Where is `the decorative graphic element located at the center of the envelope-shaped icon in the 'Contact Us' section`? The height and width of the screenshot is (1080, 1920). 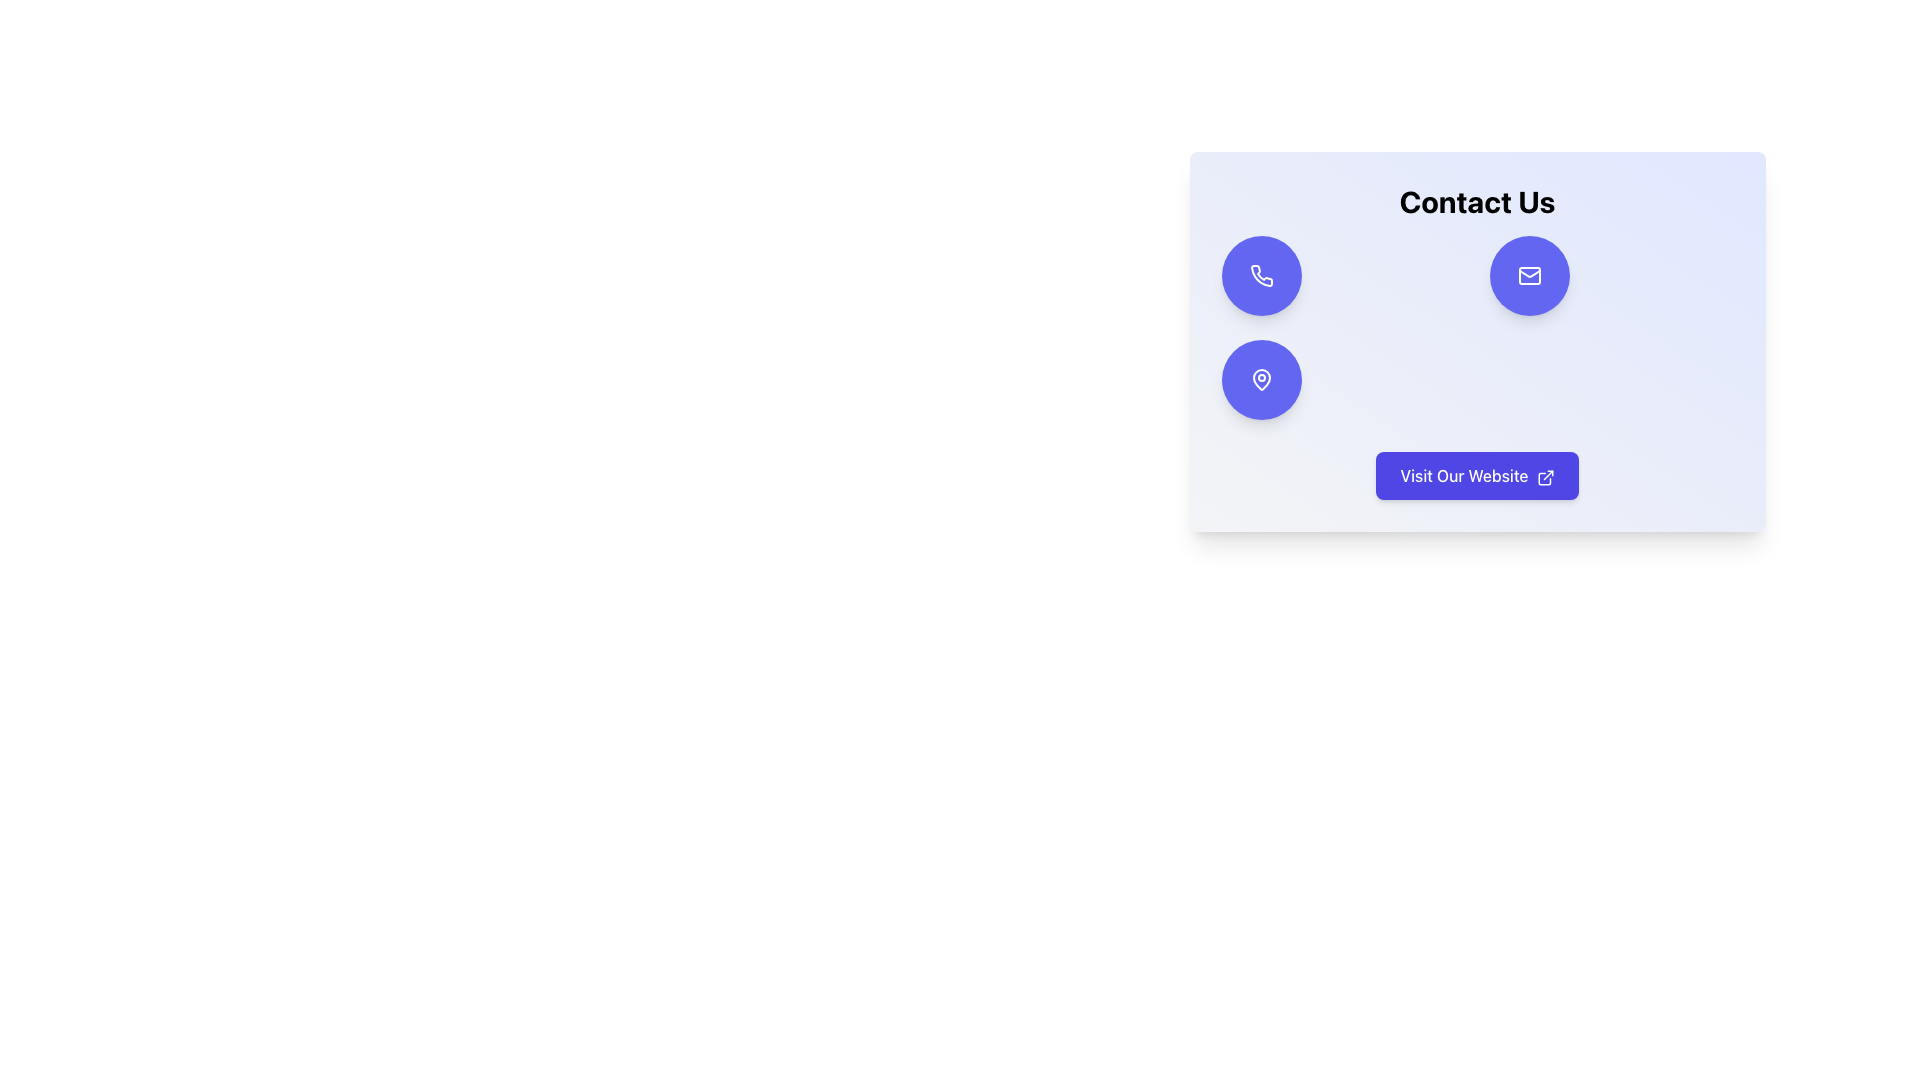
the decorative graphic element located at the center of the envelope-shaped icon in the 'Contact Us' section is located at coordinates (1528, 276).